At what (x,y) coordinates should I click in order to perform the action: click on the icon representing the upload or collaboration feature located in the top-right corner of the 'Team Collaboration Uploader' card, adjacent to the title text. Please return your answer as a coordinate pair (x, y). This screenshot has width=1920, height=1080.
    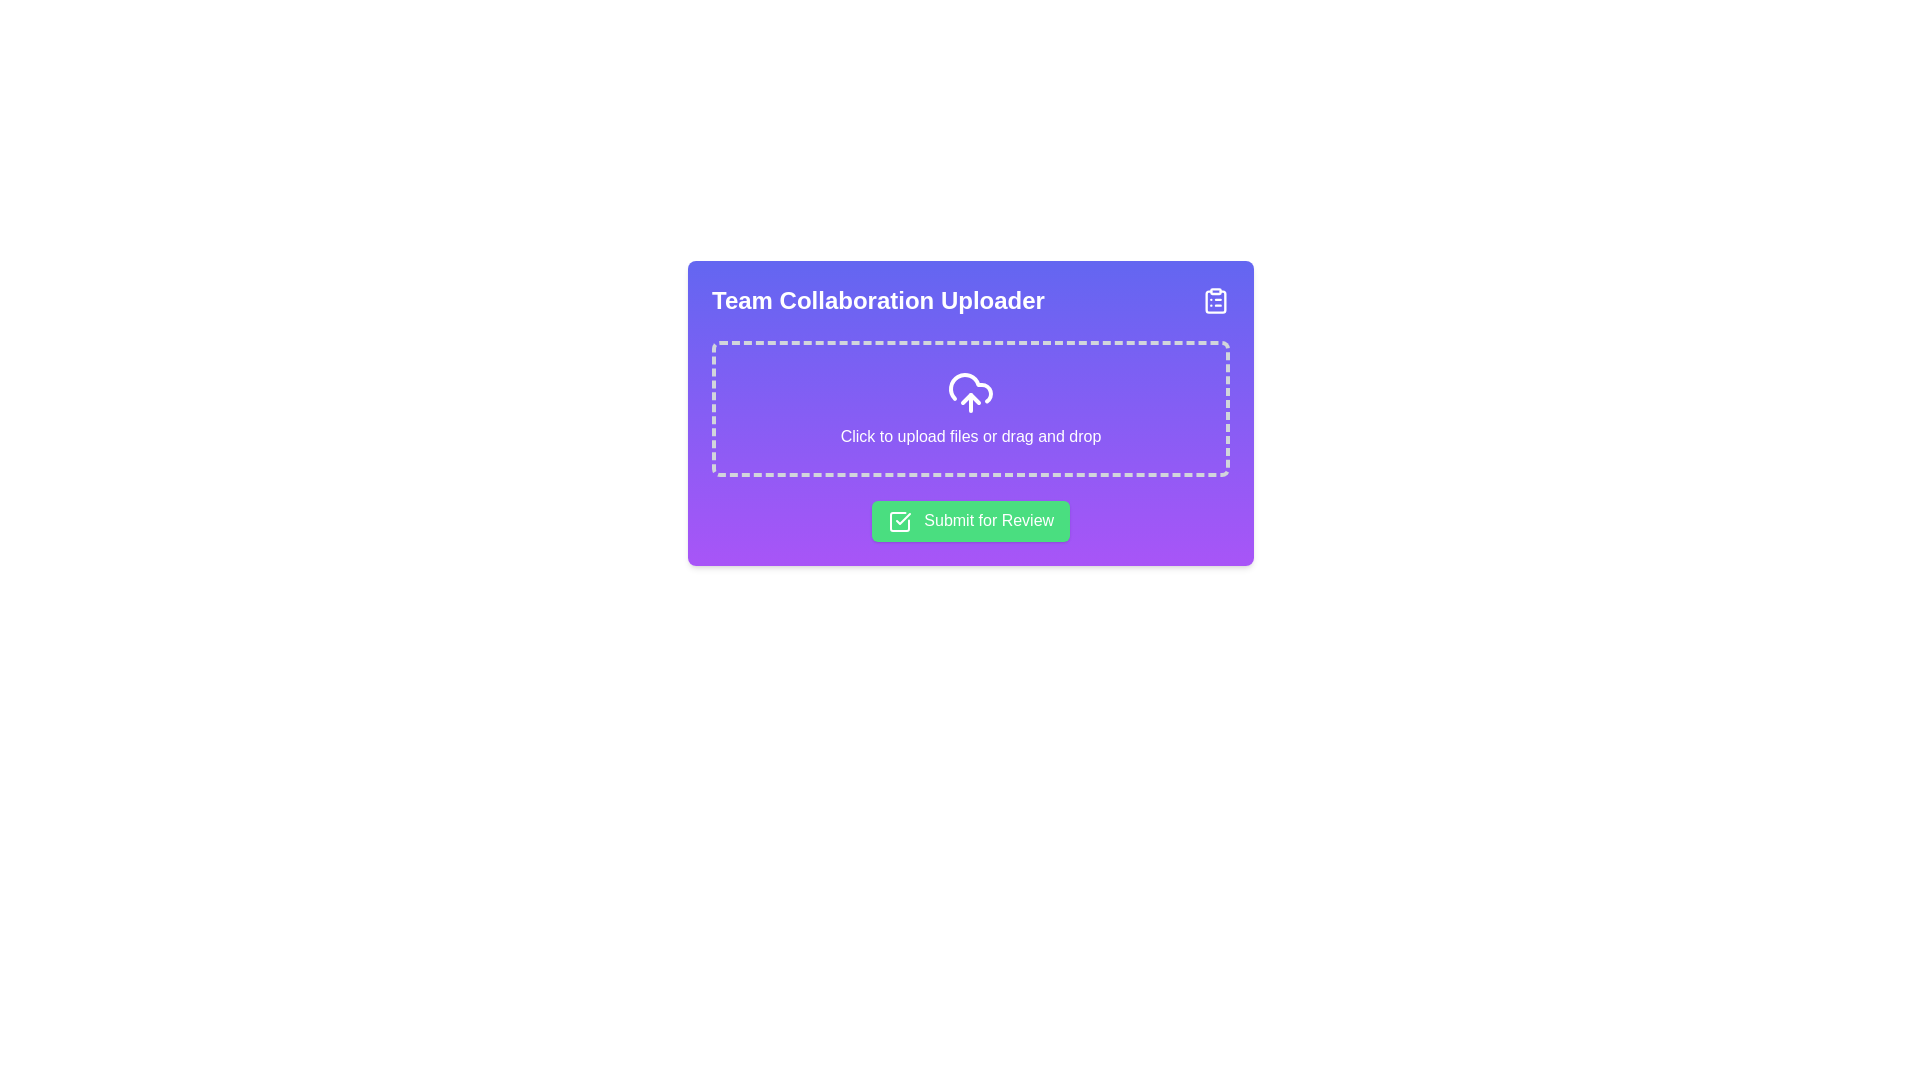
    Looking at the image, I should click on (1214, 300).